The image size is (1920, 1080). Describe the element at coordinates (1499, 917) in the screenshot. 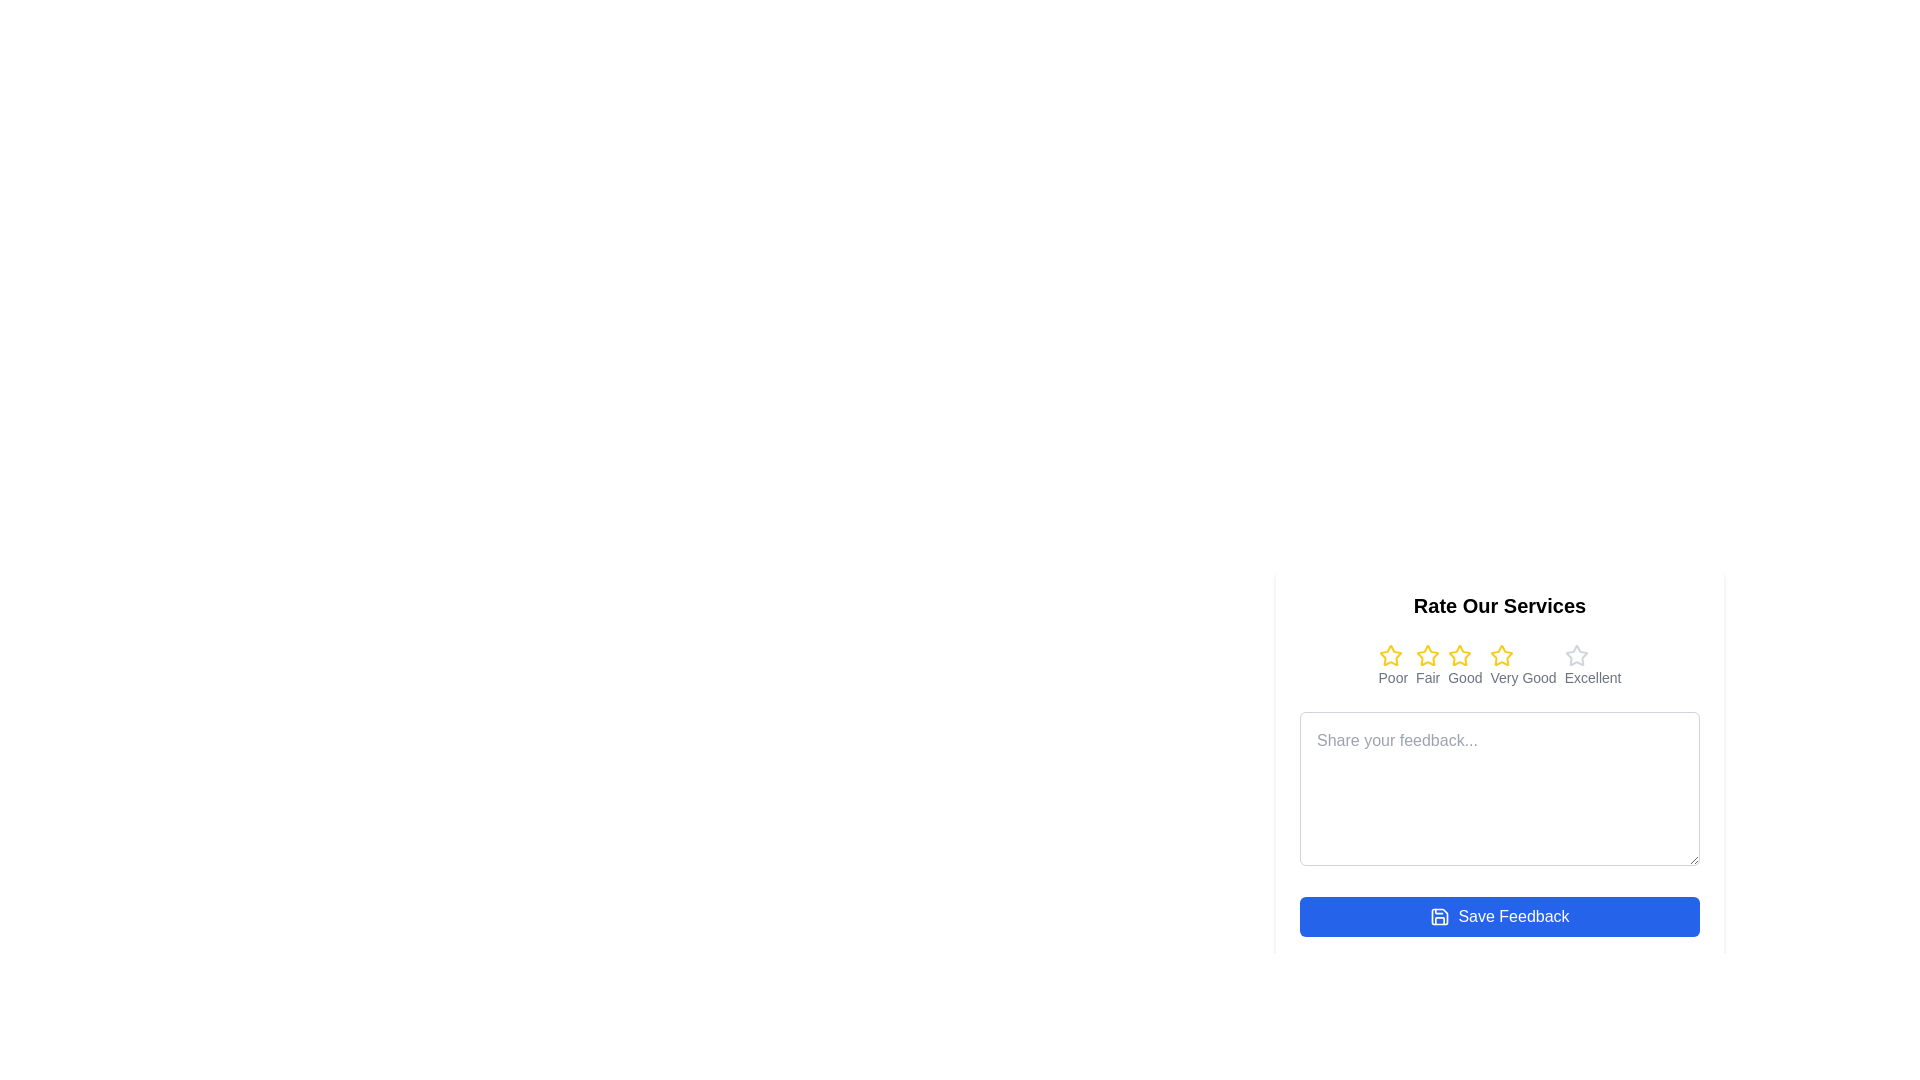

I see `the submit button located at the bottom of the feedback form interface` at that location.